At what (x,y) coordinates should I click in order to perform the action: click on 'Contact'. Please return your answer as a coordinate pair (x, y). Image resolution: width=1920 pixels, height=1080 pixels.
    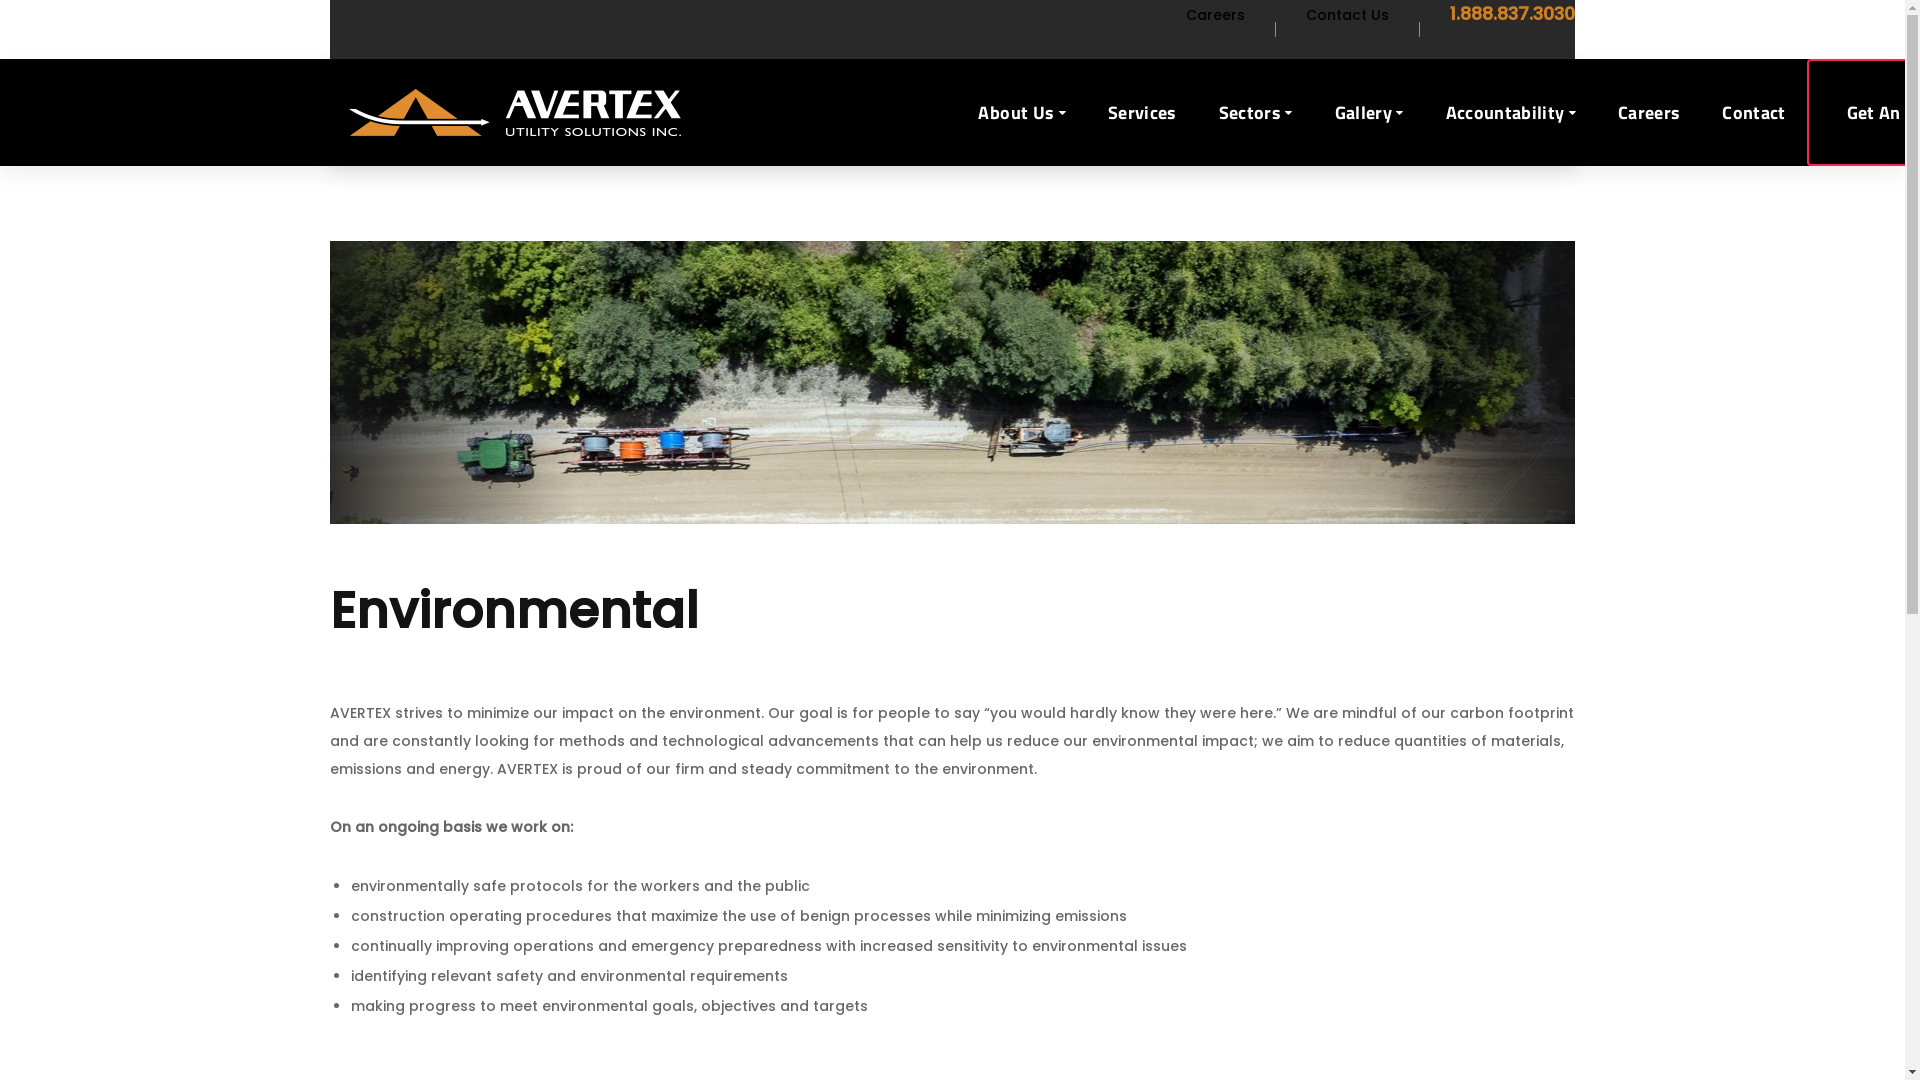
    Looking at the image, I should click on (1752, 111).